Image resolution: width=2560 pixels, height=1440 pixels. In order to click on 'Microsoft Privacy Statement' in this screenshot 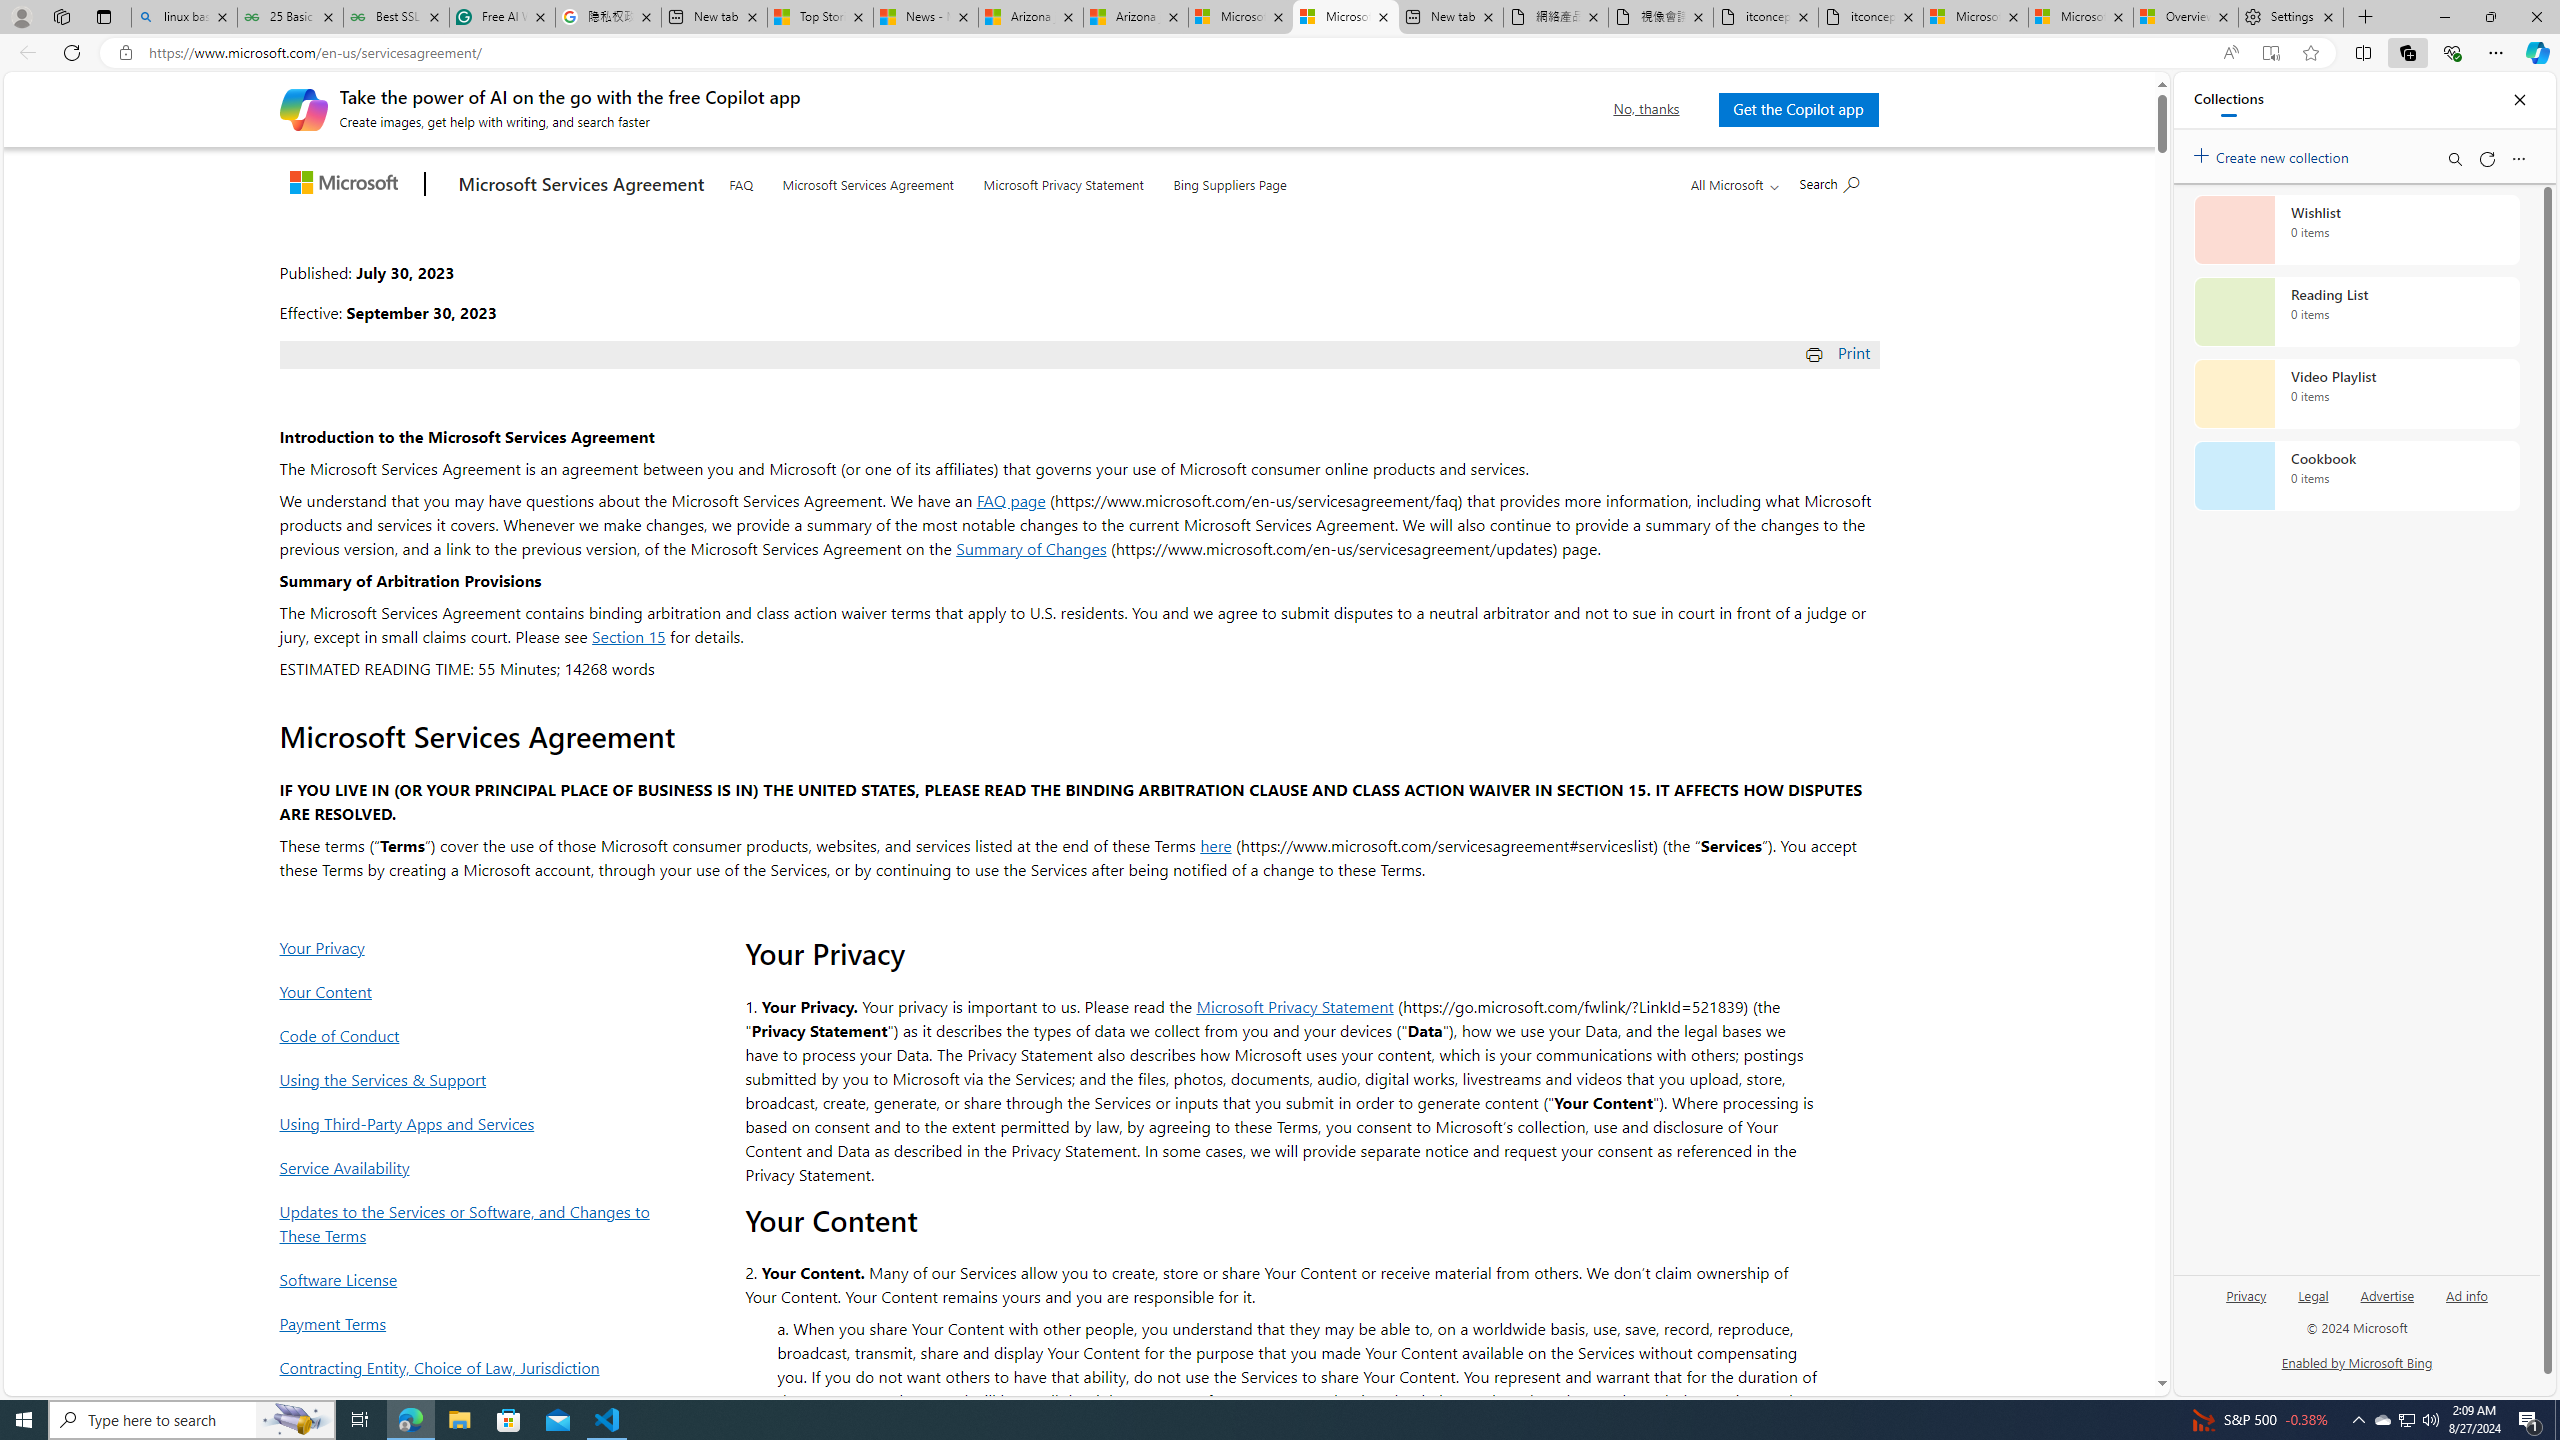, I will do `click(1063, 180)`.